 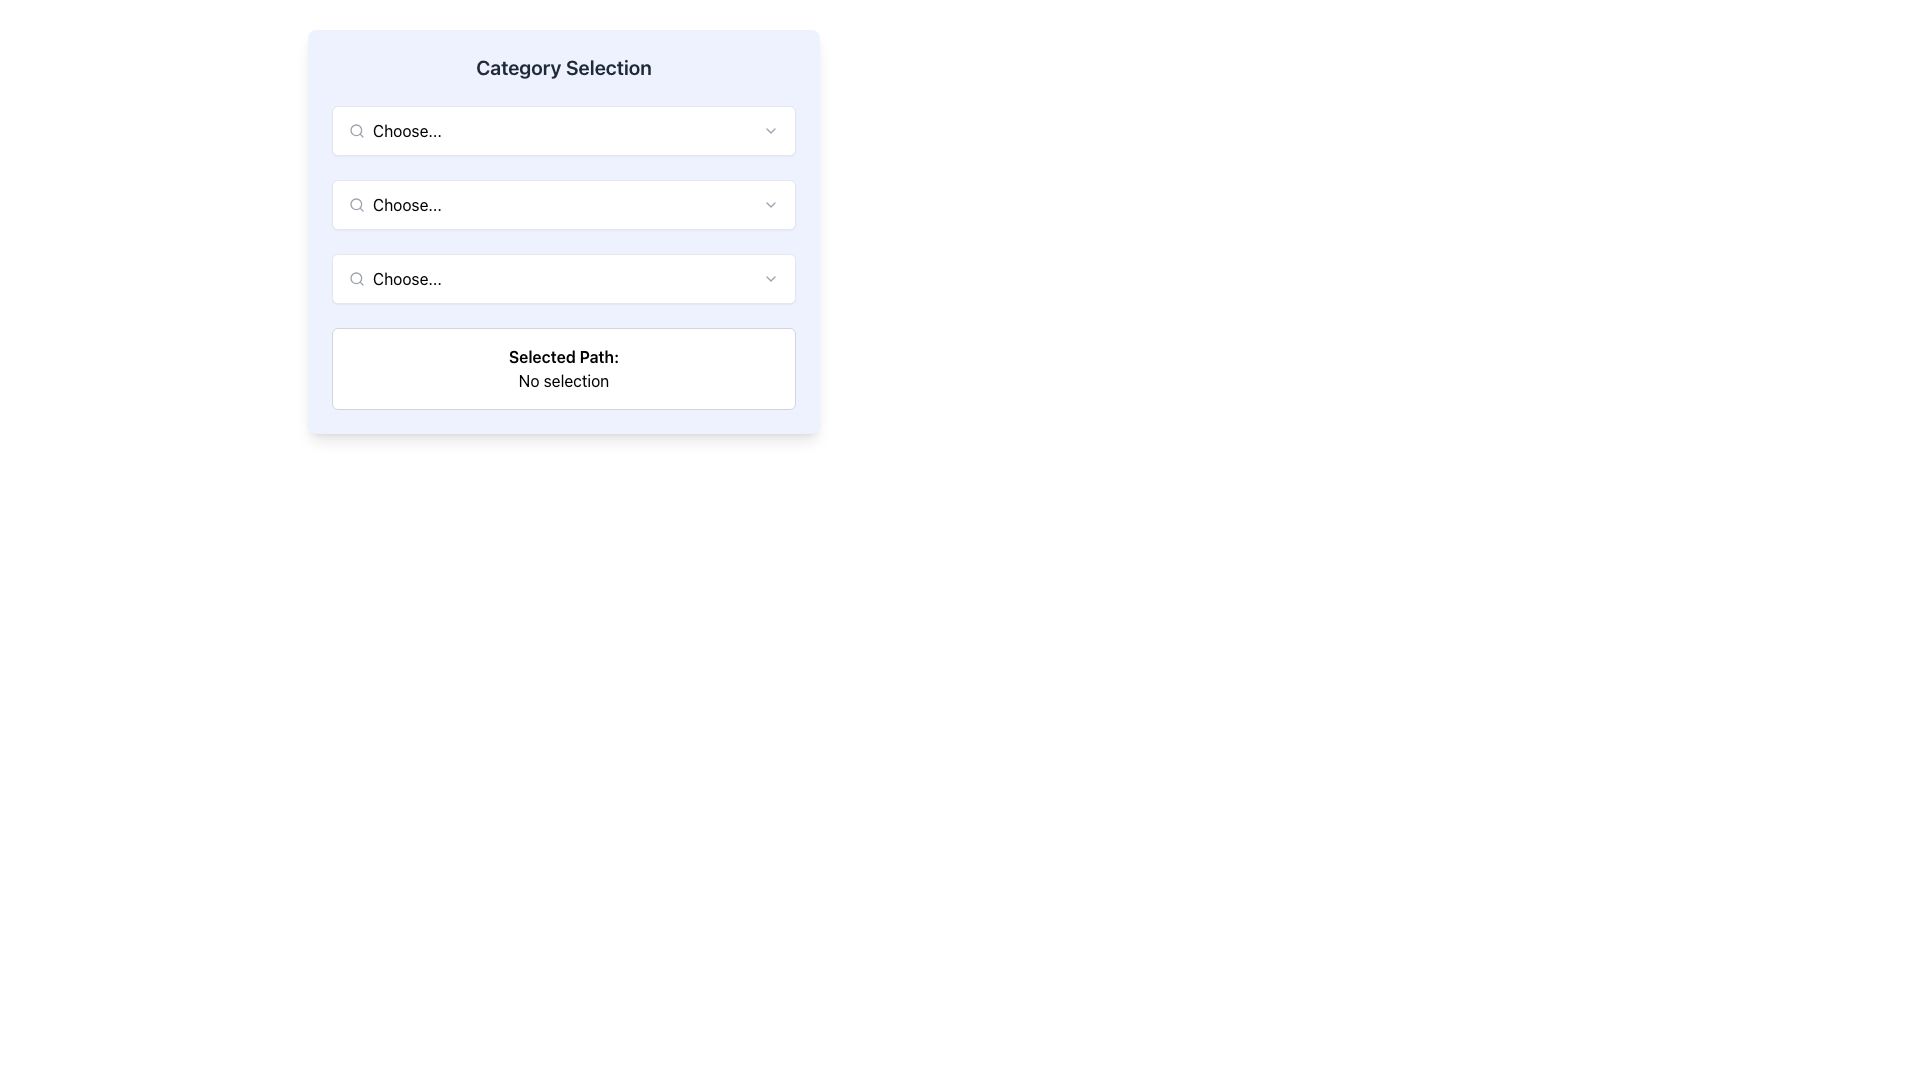 I want to click on the circular search icon located at the left end of the third input field, which features a magnifying glass symbol within a white input field, so click(x=356, y=278).